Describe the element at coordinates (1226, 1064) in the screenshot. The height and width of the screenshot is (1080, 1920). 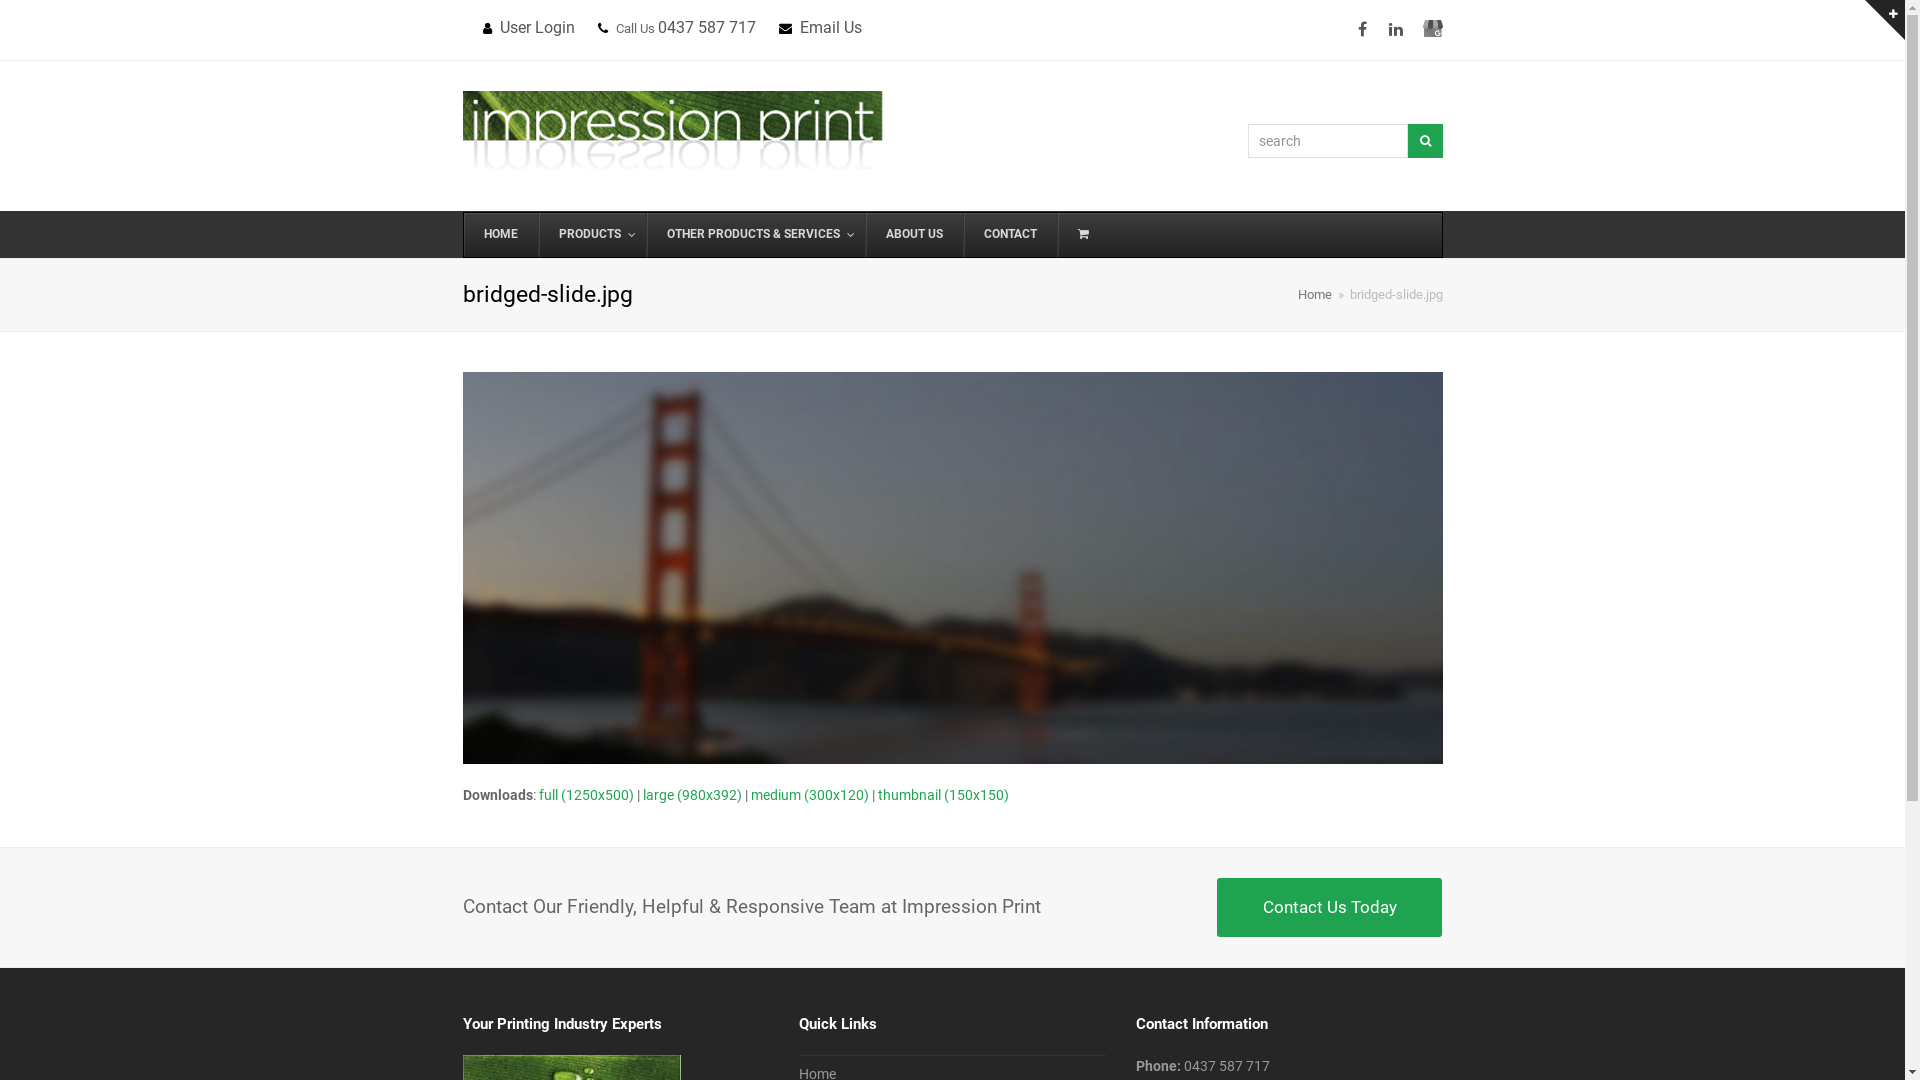
I see `'0437 587 717'` at that location.